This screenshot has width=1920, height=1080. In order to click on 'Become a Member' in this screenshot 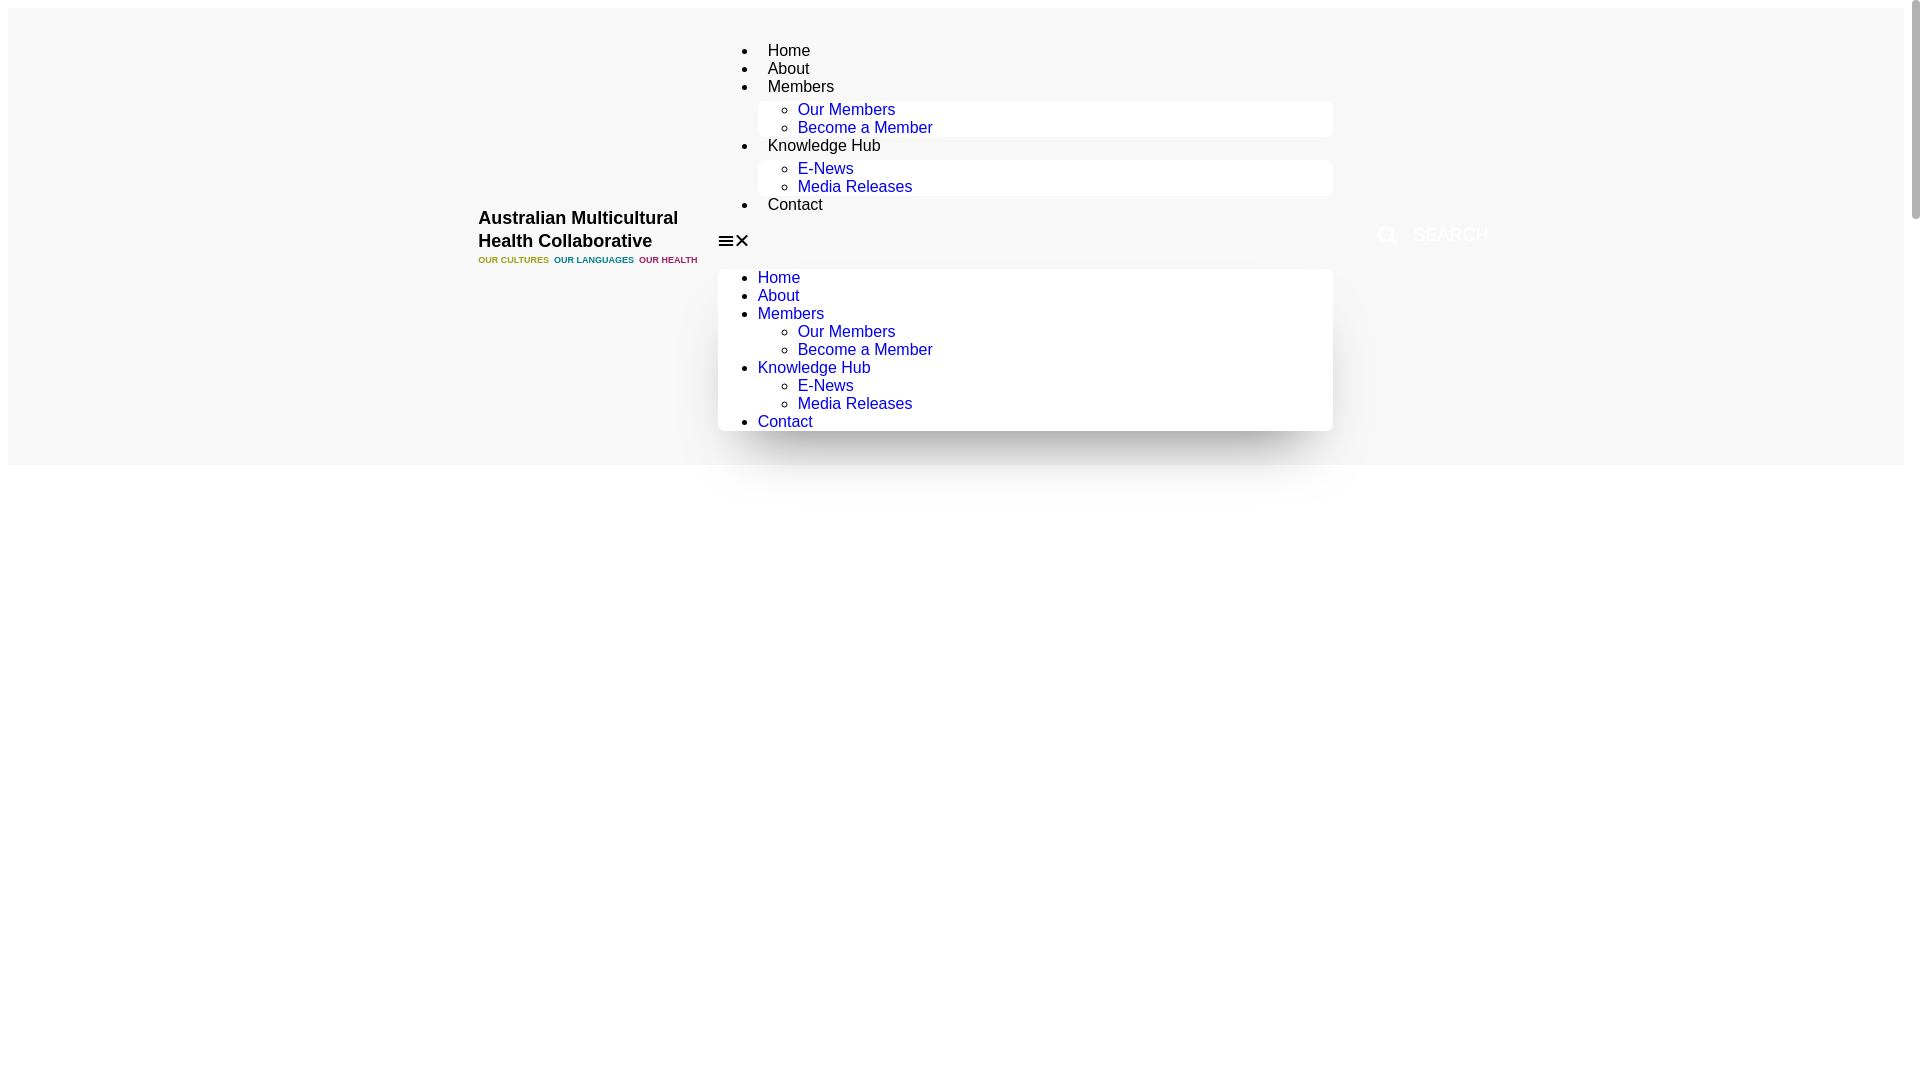, I will do `click(865, 348)`.